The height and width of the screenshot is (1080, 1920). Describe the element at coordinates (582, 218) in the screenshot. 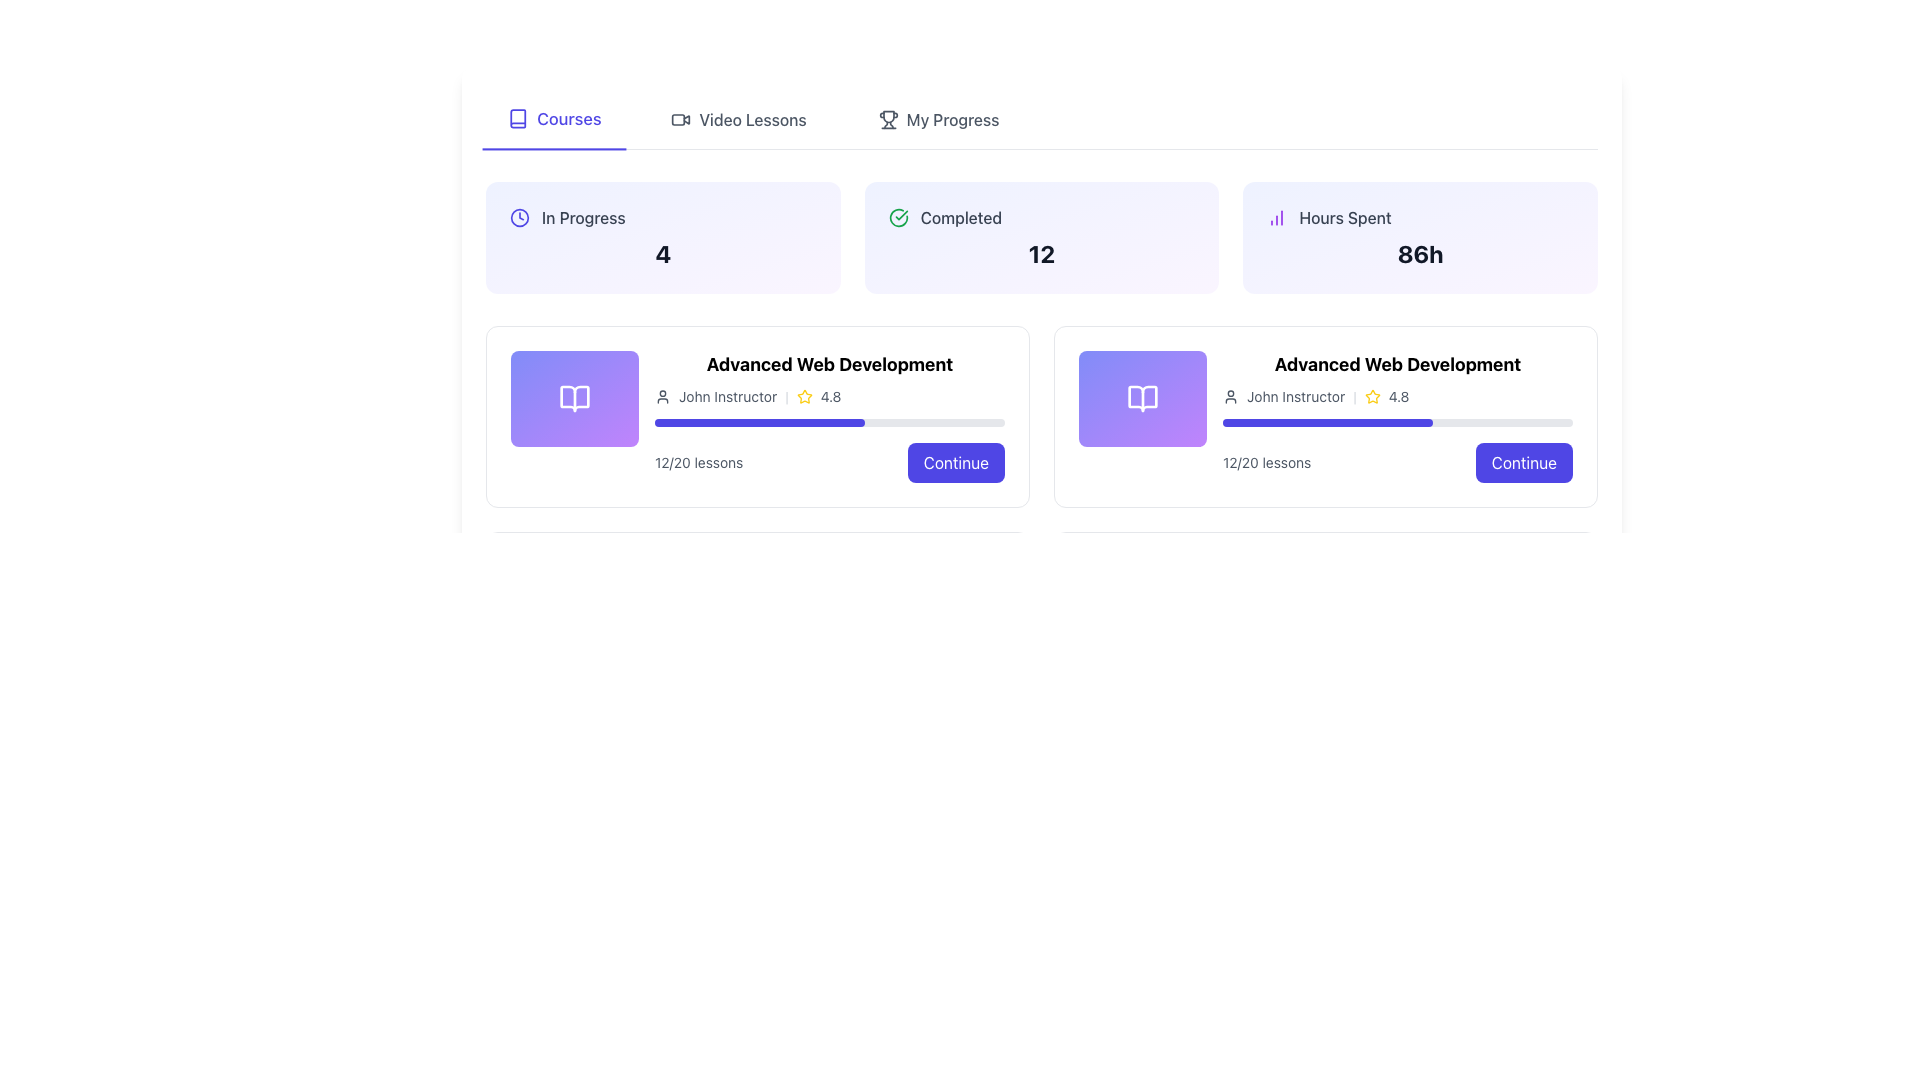

I see `the text label displaying 'In Progress' which is styled with a medium font weight and gray color, located next to a clock icon in the top-left of the dashboard` at that location.